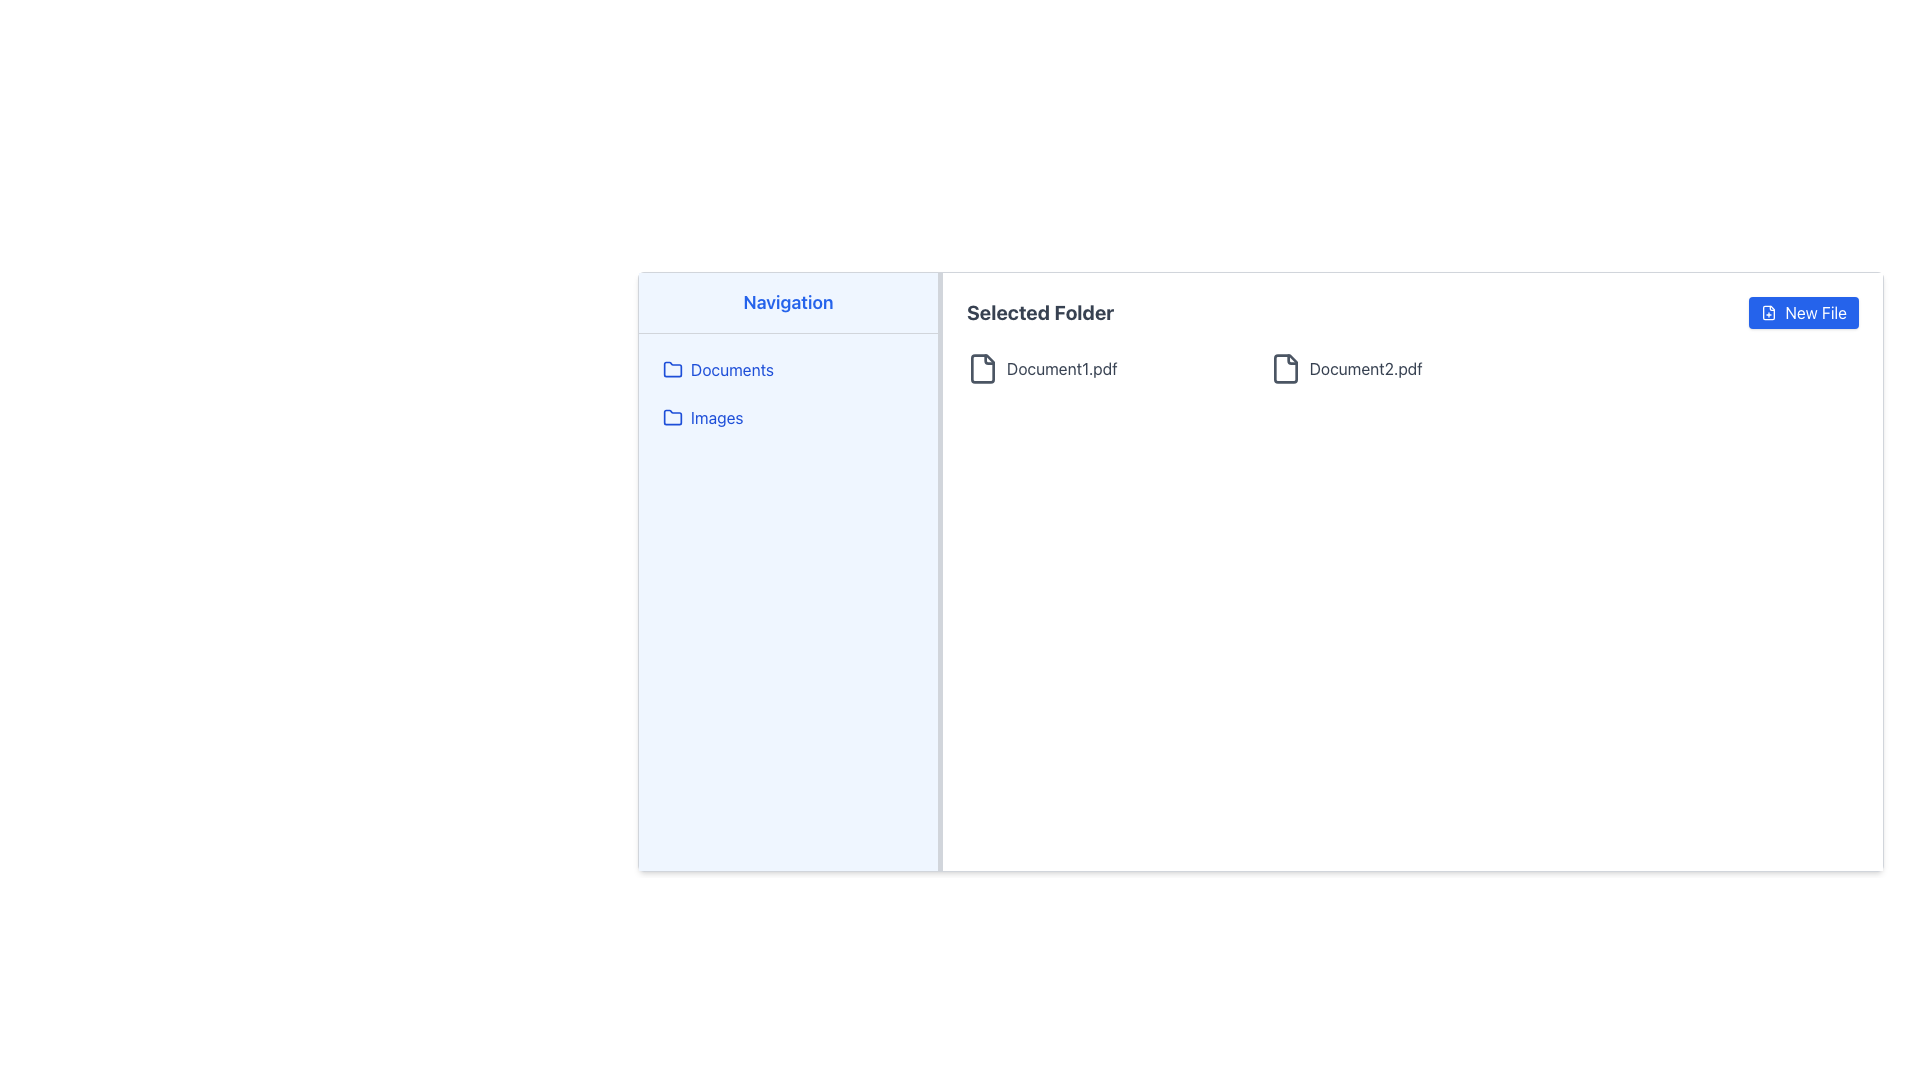 The width and height of the screenshot is (1920, 1080). Describe the element at coordinates (1061, 369) in the screenshot. I see `the text label 'Document1.pdf'` at that location.